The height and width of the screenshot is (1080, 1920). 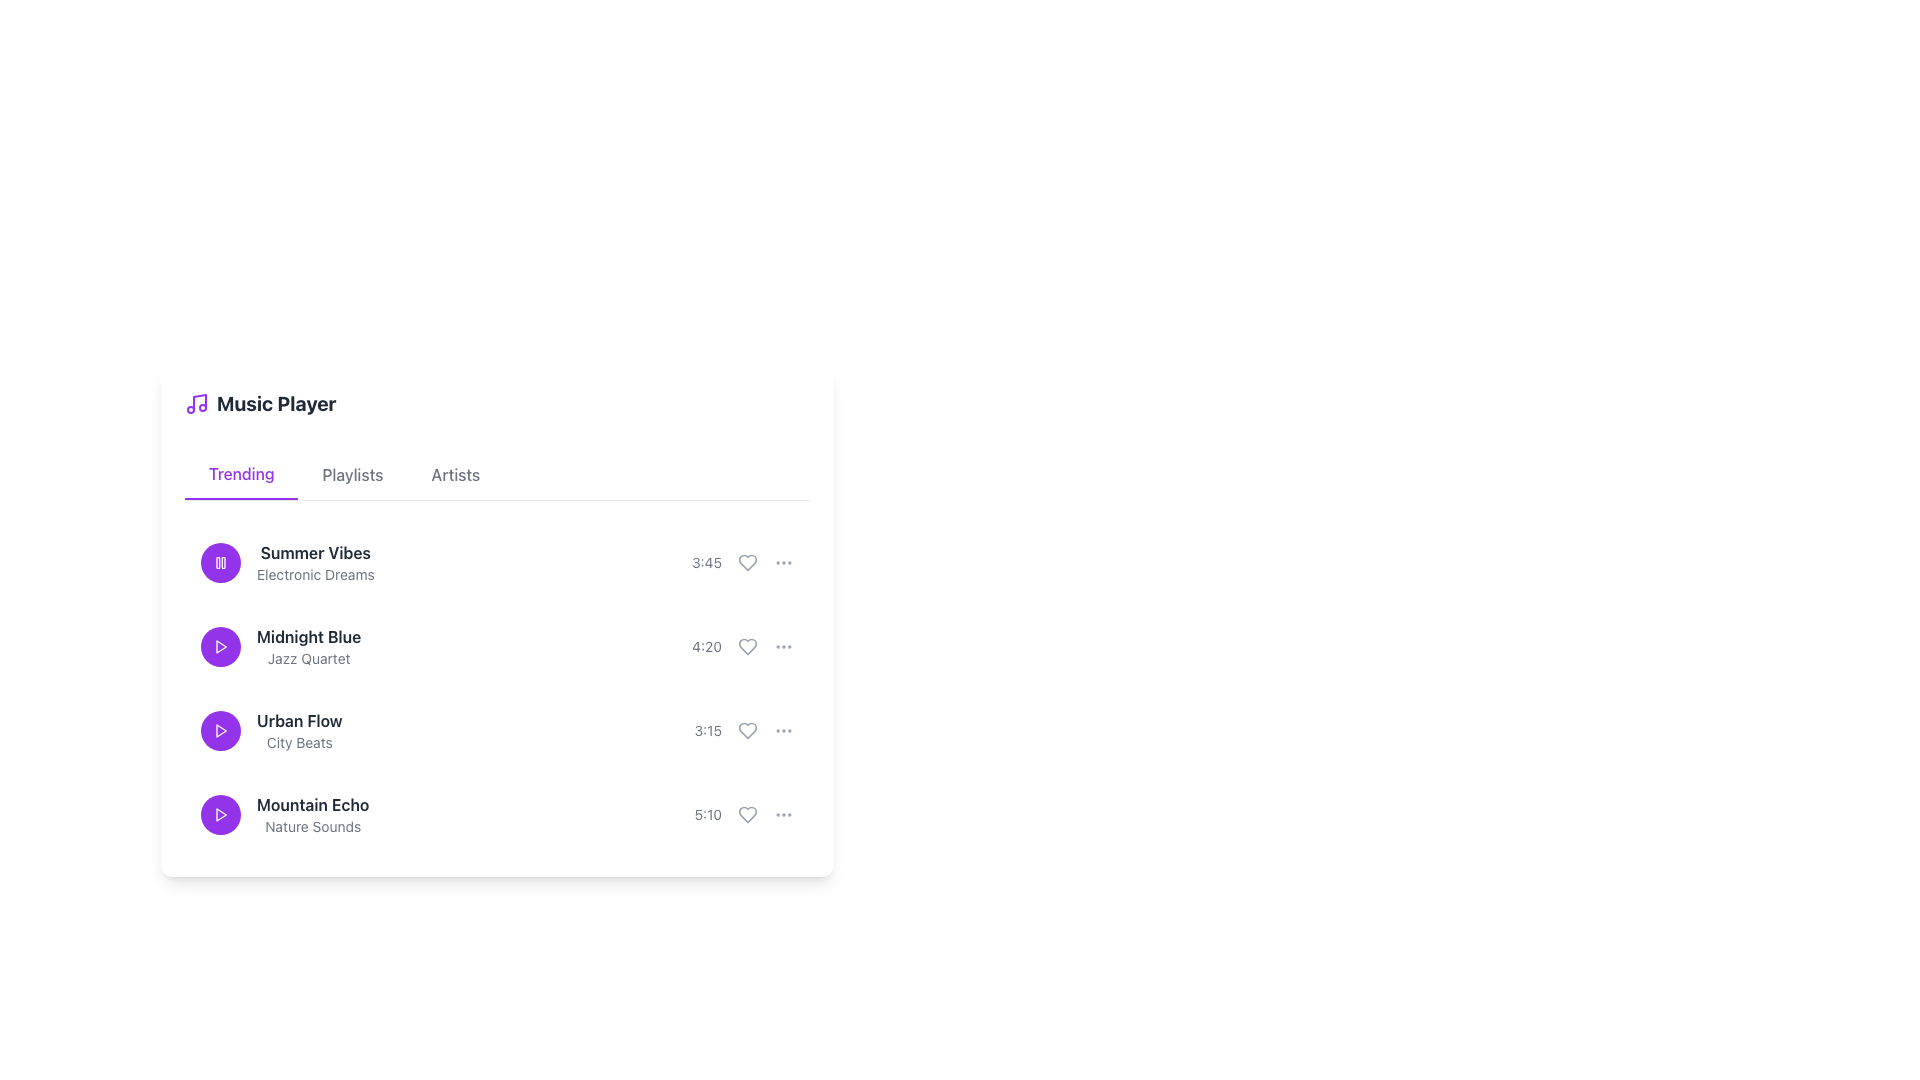 I want to click on the triangular play button icon located in the last row of the list under the 'Mountain Echo' entry in the 'Trending' tab, so click(x=221, y=814).